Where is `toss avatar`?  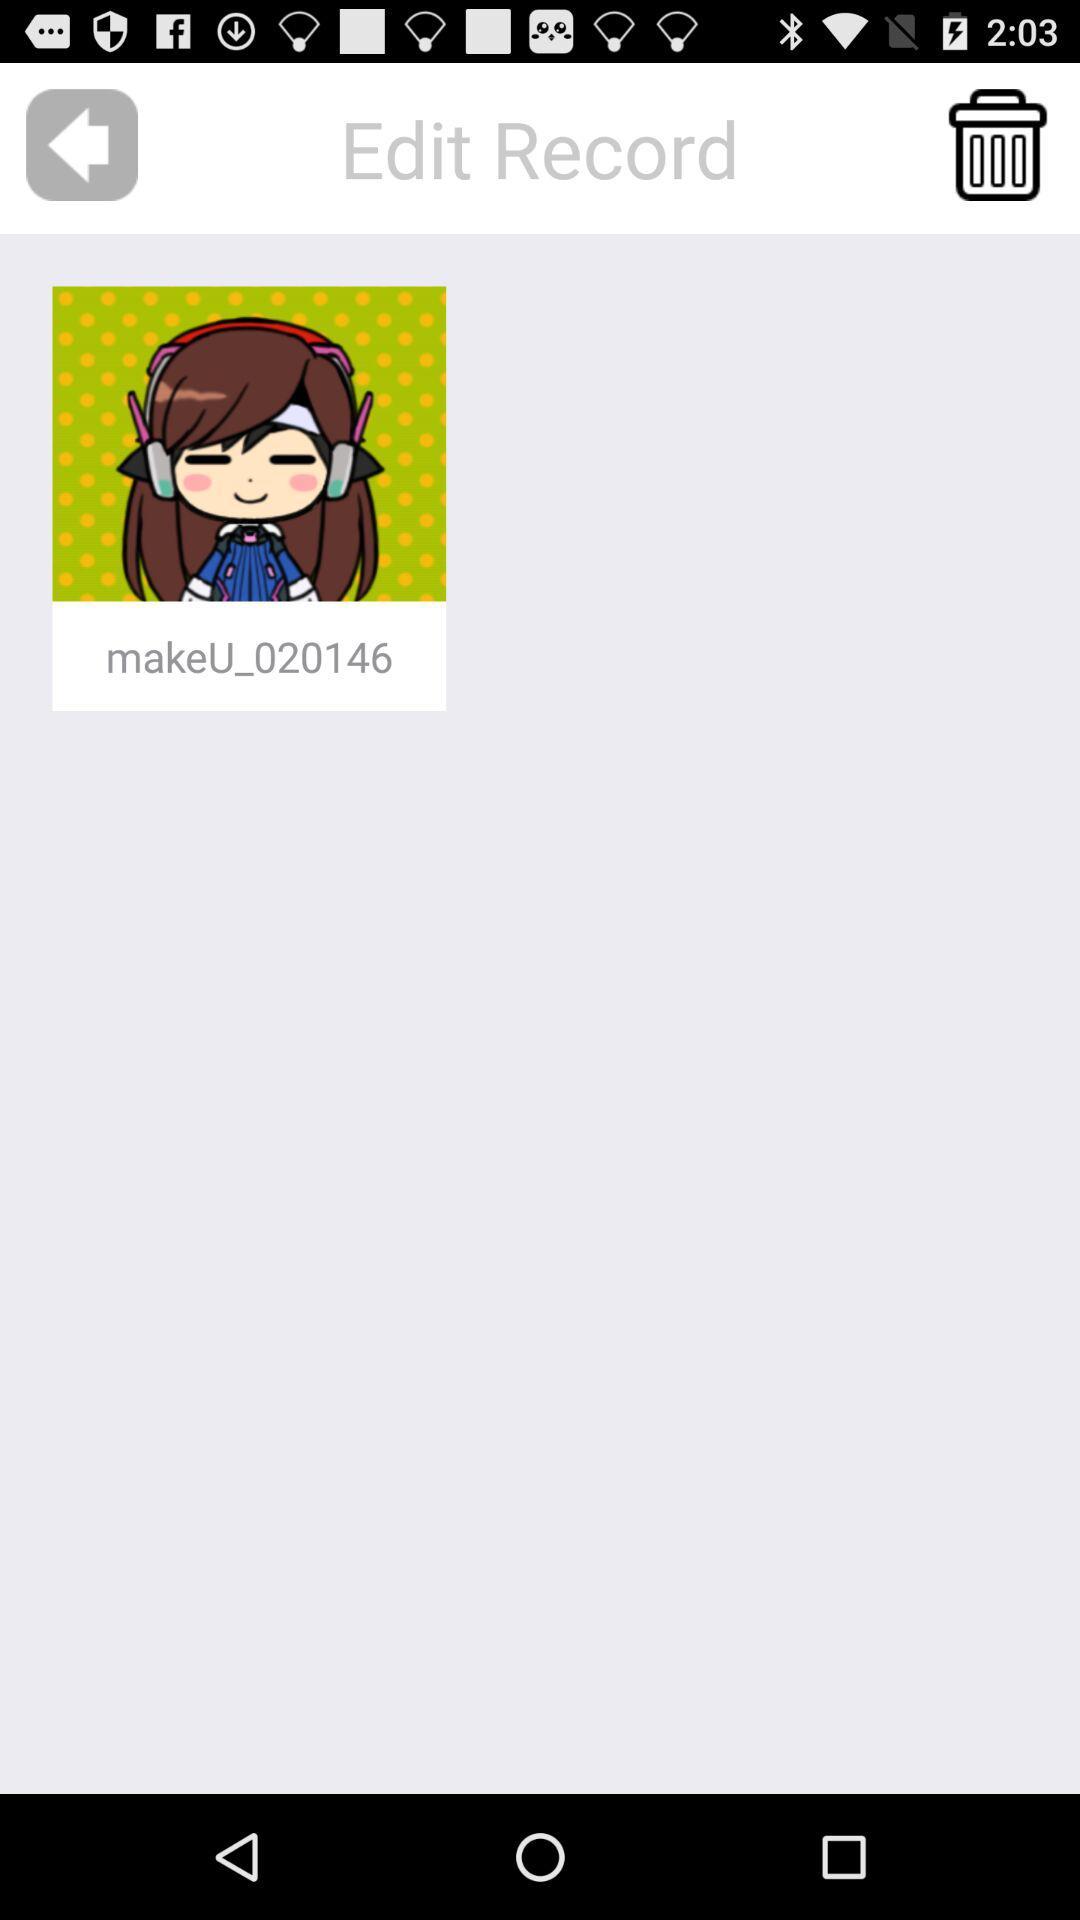
toss avatar is located at coordinates (997, 144).